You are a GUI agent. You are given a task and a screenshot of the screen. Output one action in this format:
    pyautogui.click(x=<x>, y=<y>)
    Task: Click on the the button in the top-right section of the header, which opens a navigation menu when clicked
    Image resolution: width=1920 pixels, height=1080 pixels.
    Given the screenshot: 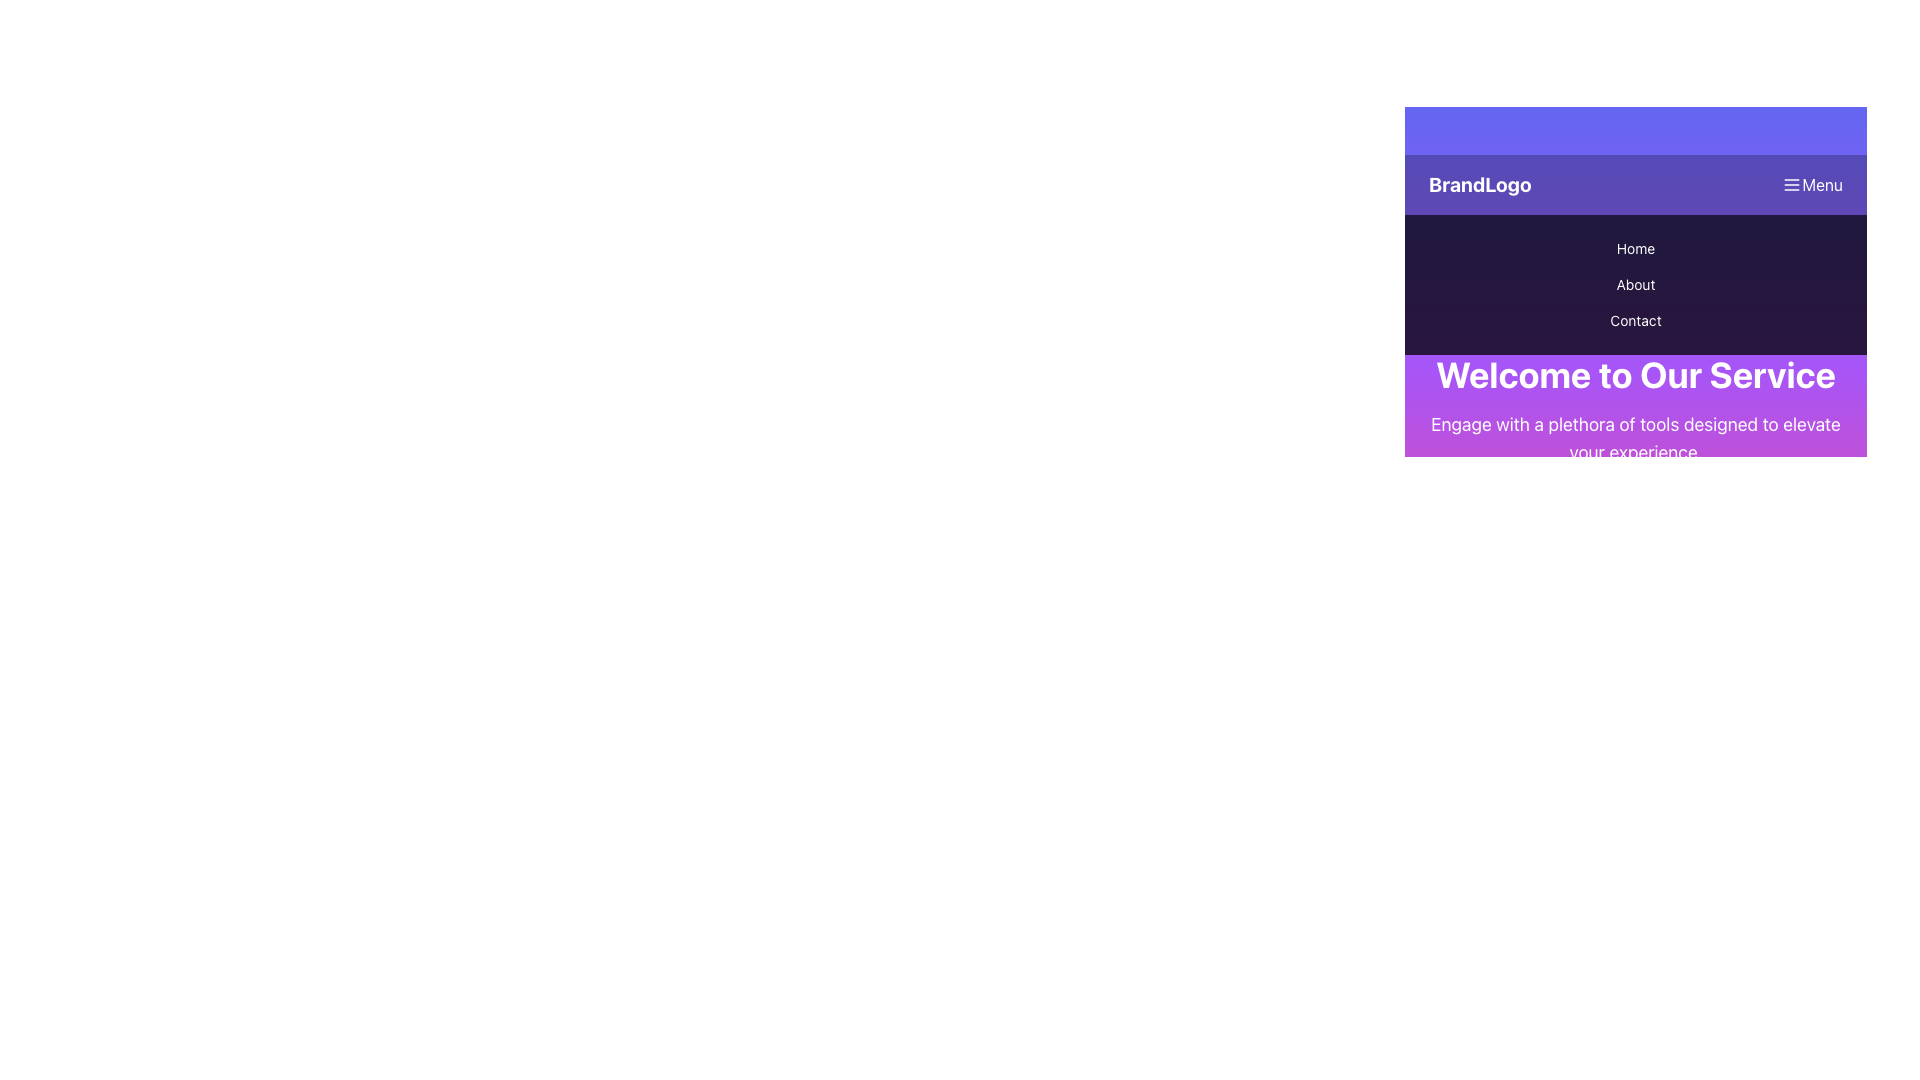 What is the action you would take?
    pyautogui.click(x=1812, y=185)
    